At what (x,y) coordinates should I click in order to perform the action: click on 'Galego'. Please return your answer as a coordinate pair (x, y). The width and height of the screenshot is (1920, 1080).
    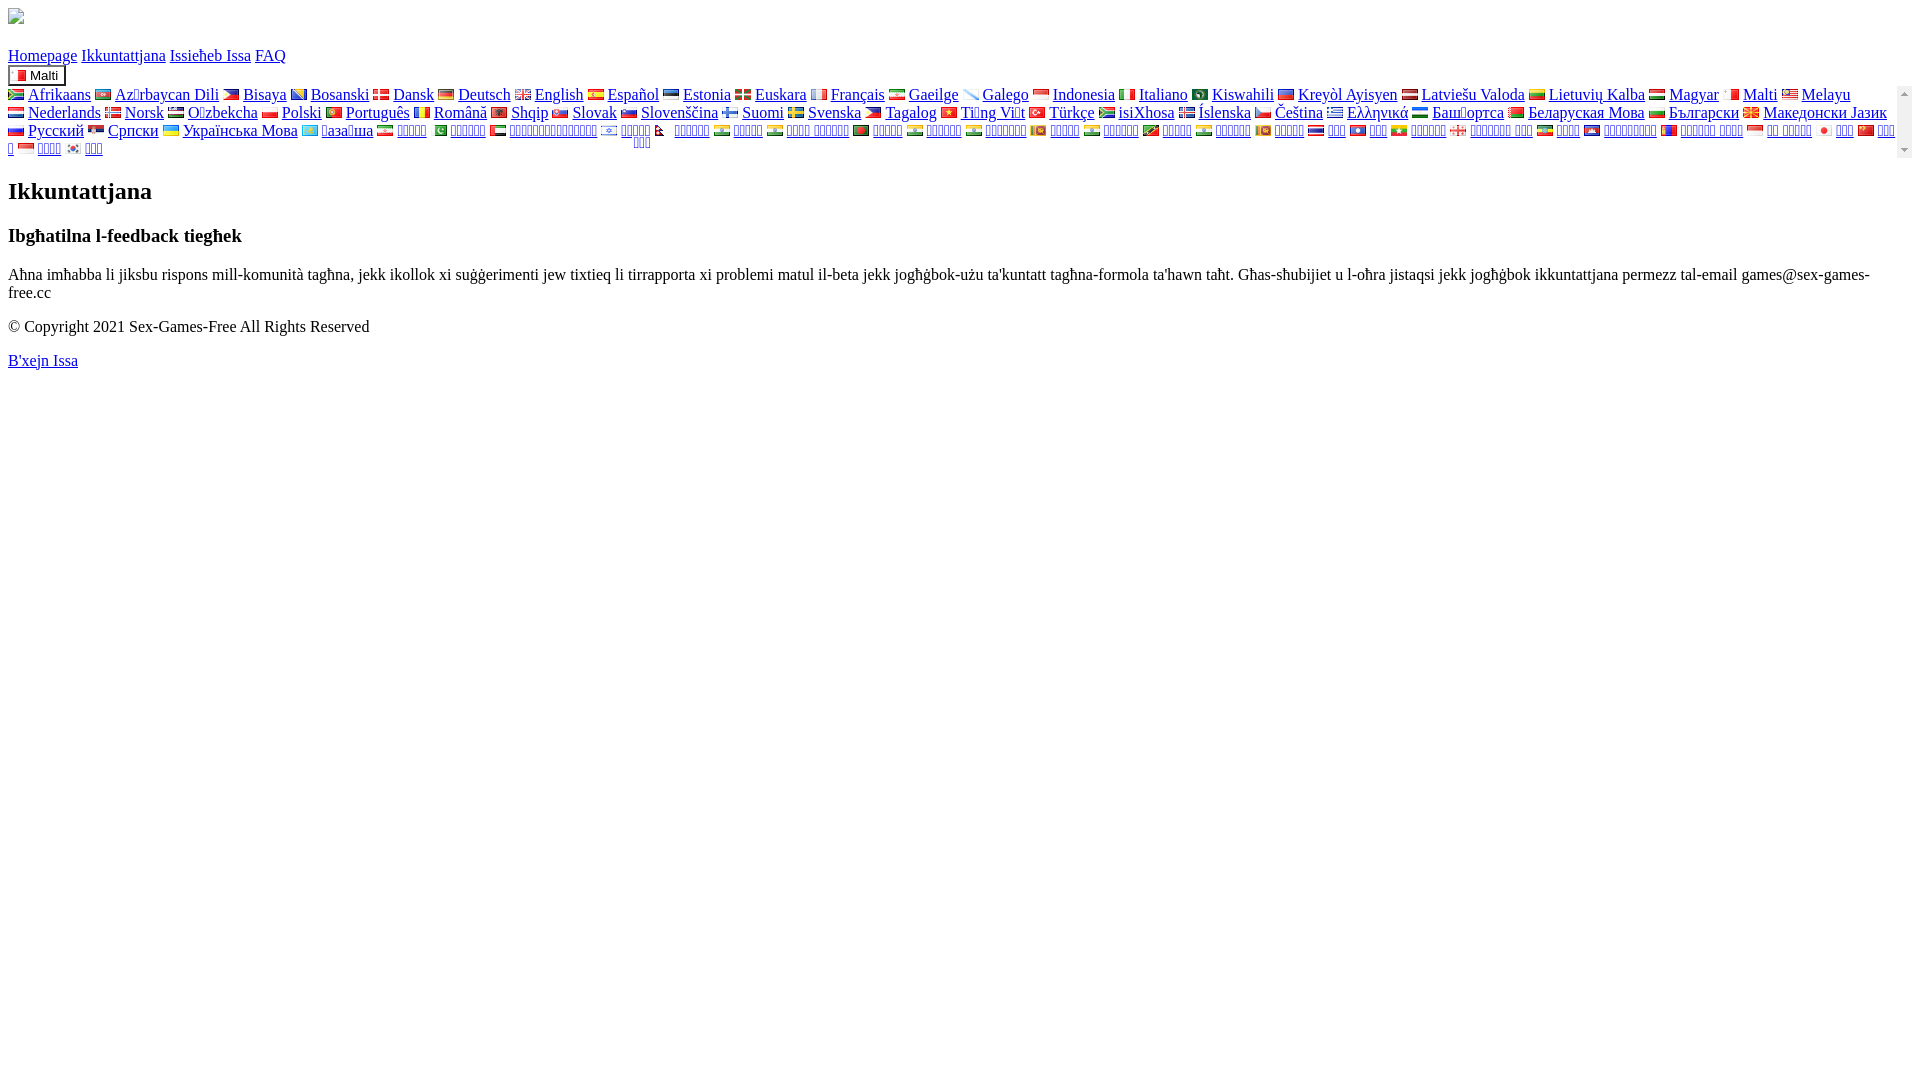
    Looking at the image, I should click on (963, 94).